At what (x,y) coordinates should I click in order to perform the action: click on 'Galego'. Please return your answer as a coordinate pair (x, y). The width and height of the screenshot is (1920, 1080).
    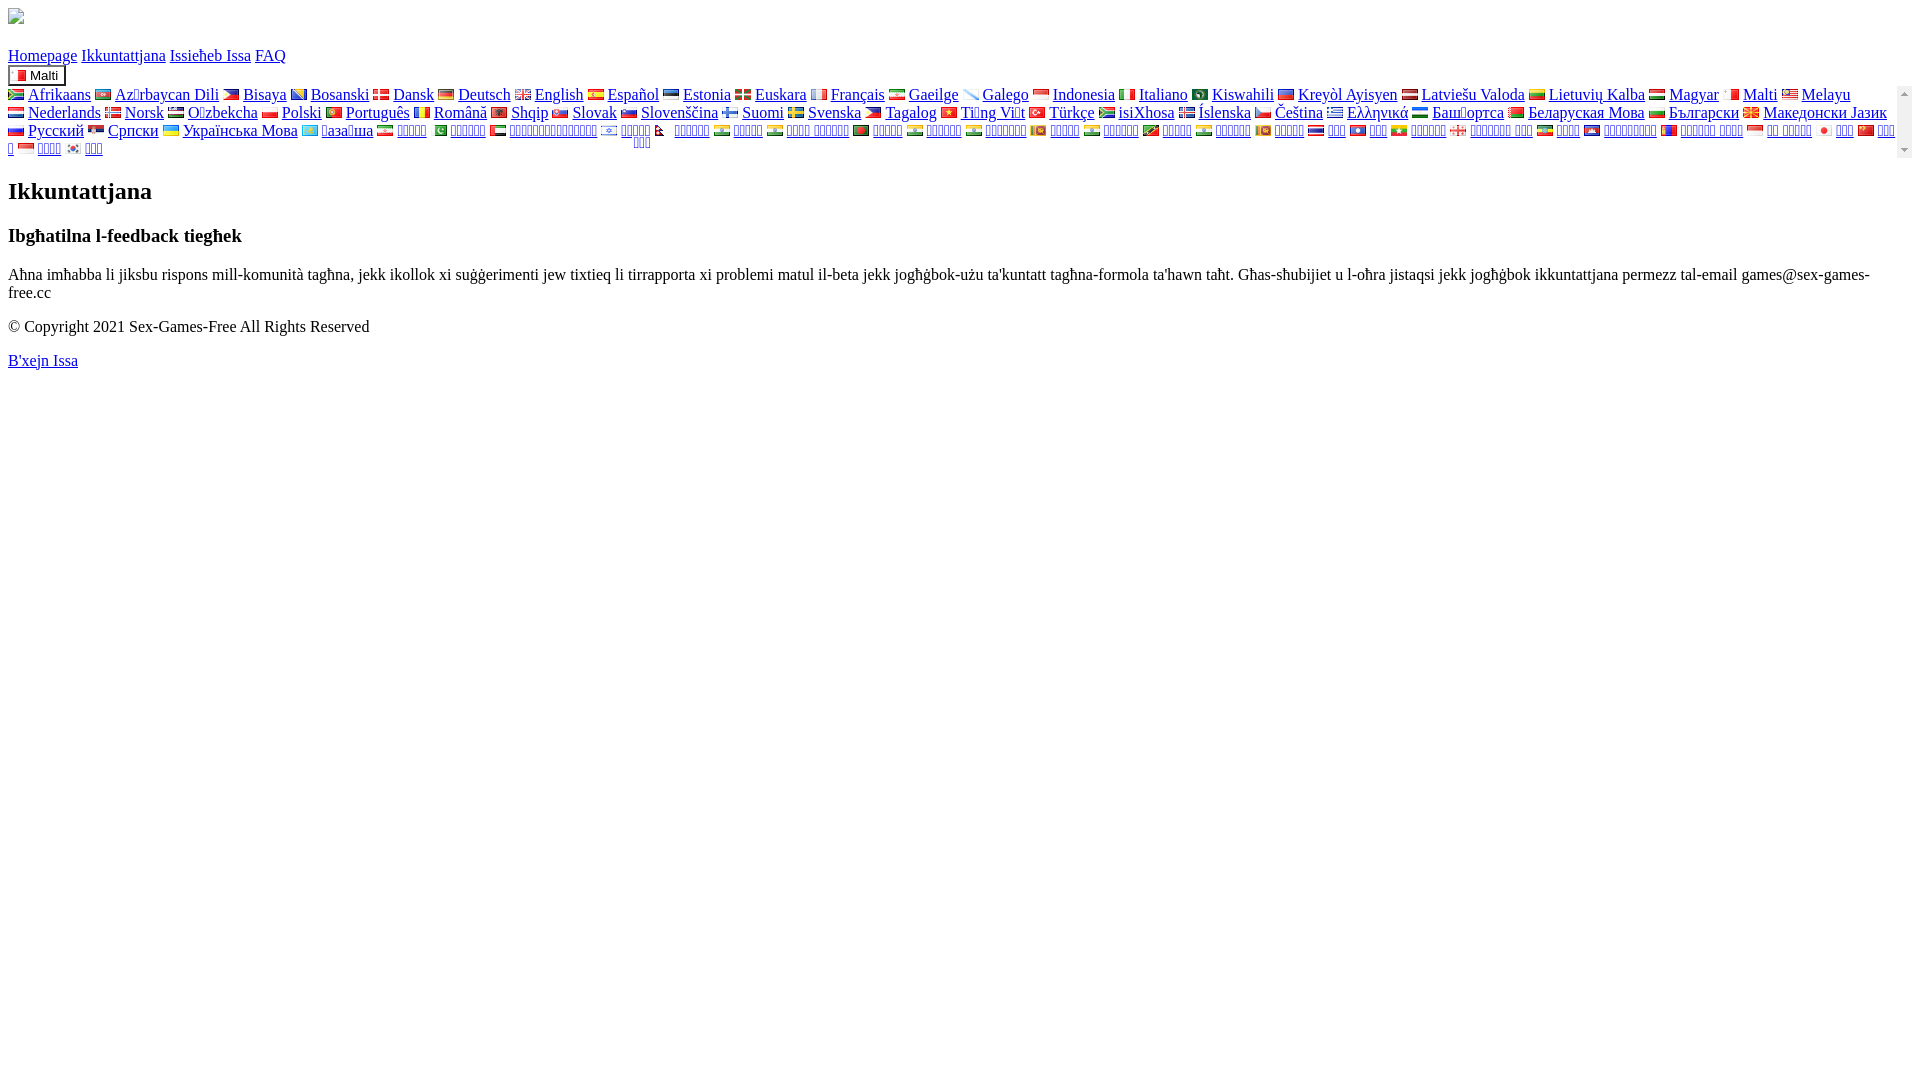
    Looking at the image, I should click on (963, 94).